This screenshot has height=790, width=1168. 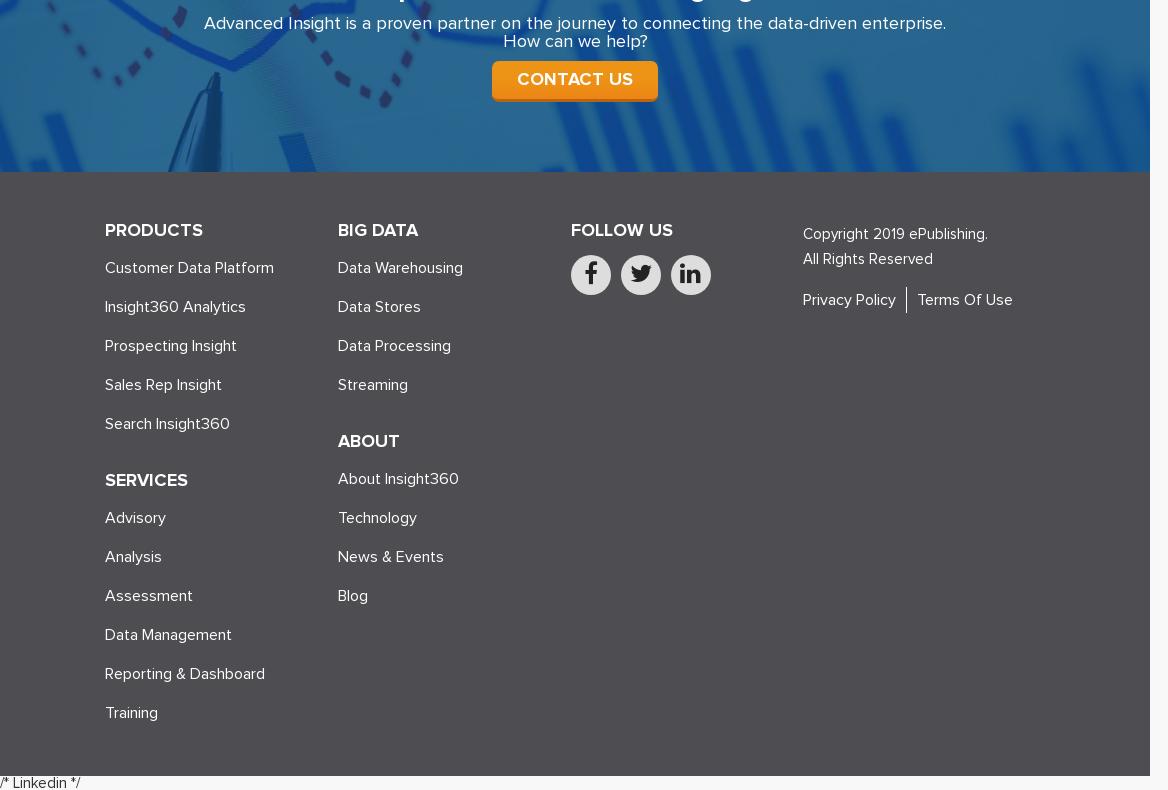 I want to click on 'Training', so click(x=130, y=711).